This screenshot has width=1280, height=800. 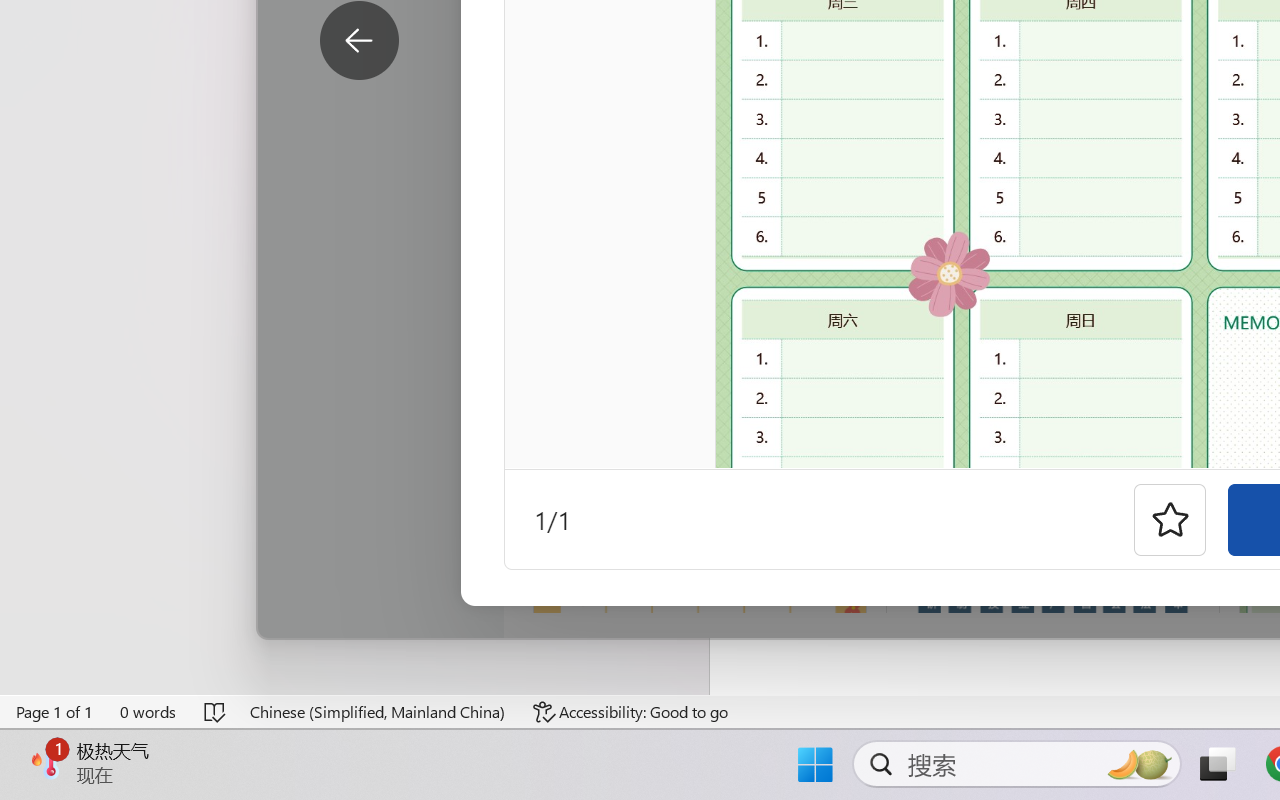 What do you see at coordinates (378, 711) in the screenshot?
I see `'Language Chinese (Simplified, Mainland China)'` at bounding box center [378, 711].